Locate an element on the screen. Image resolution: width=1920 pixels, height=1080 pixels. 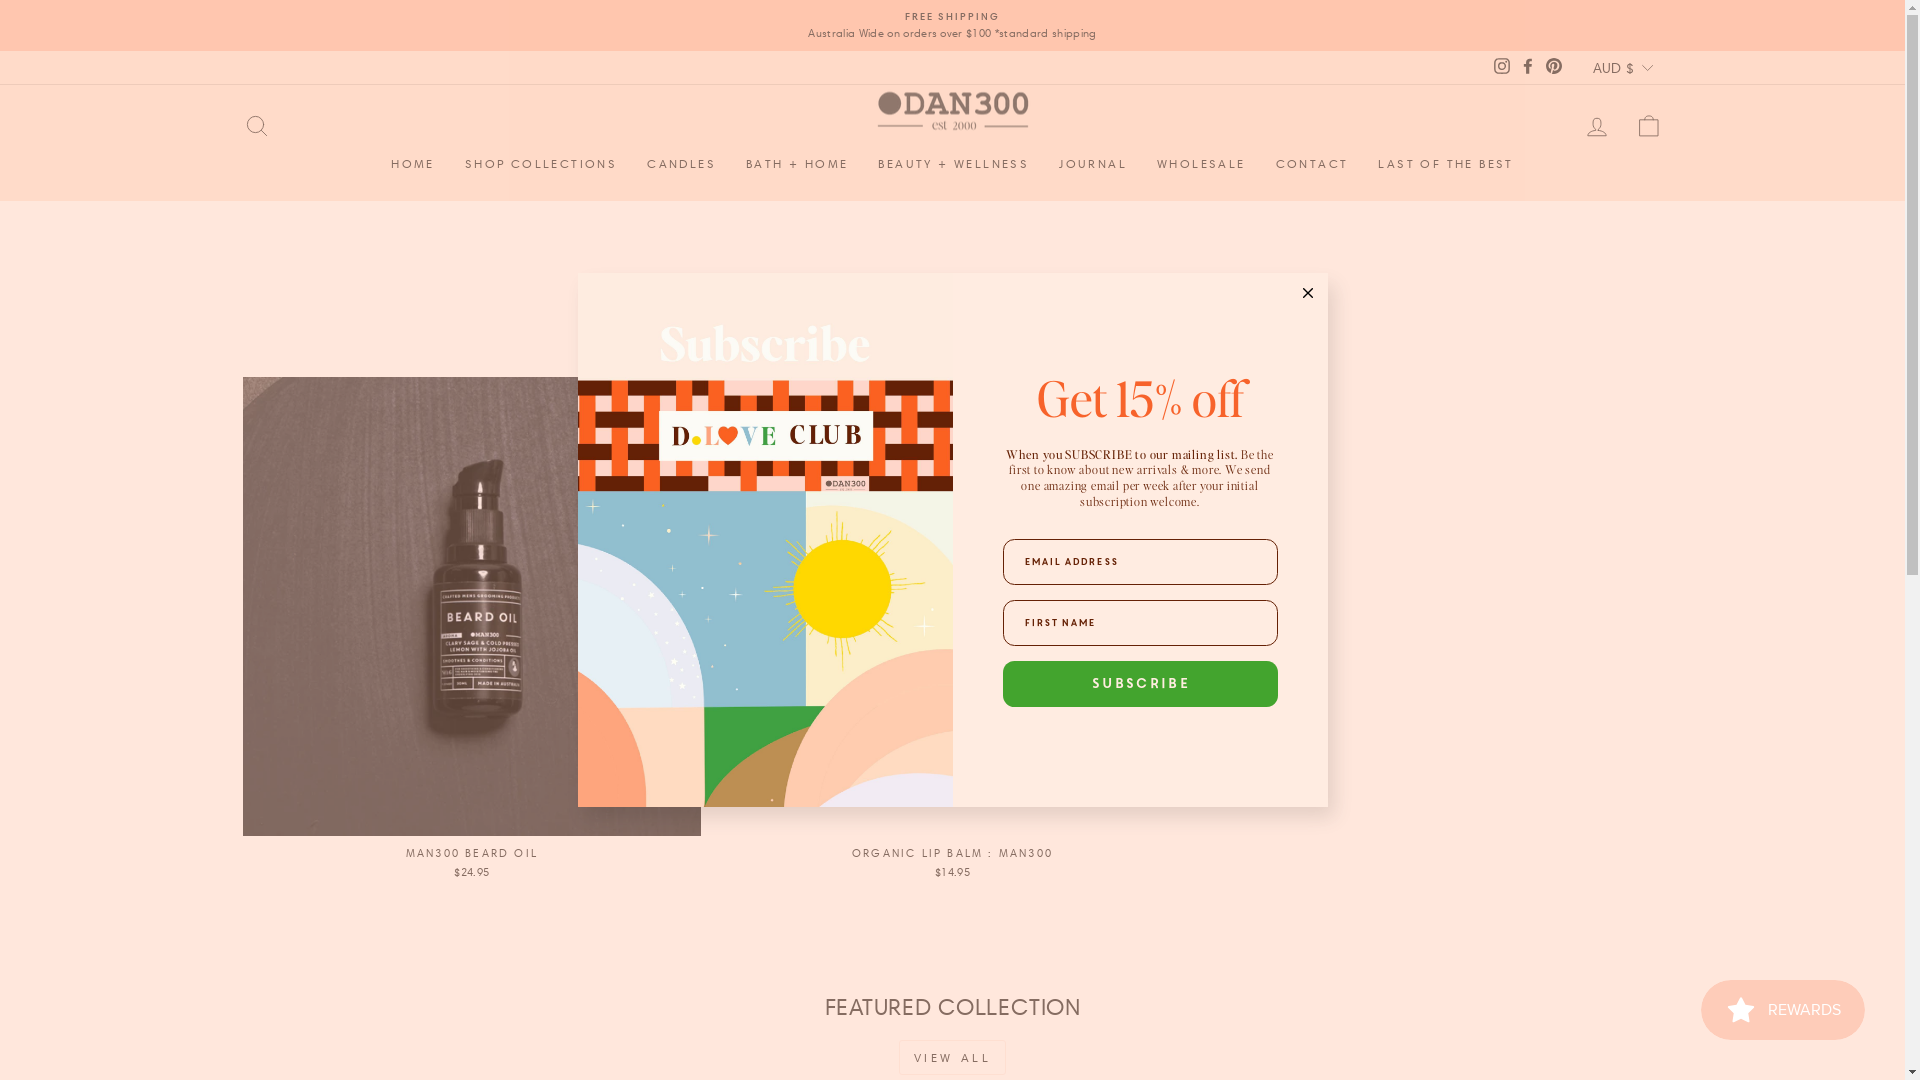
'ORGANIC LIP BALM : MAN300 is located at coordinates (951, 631).